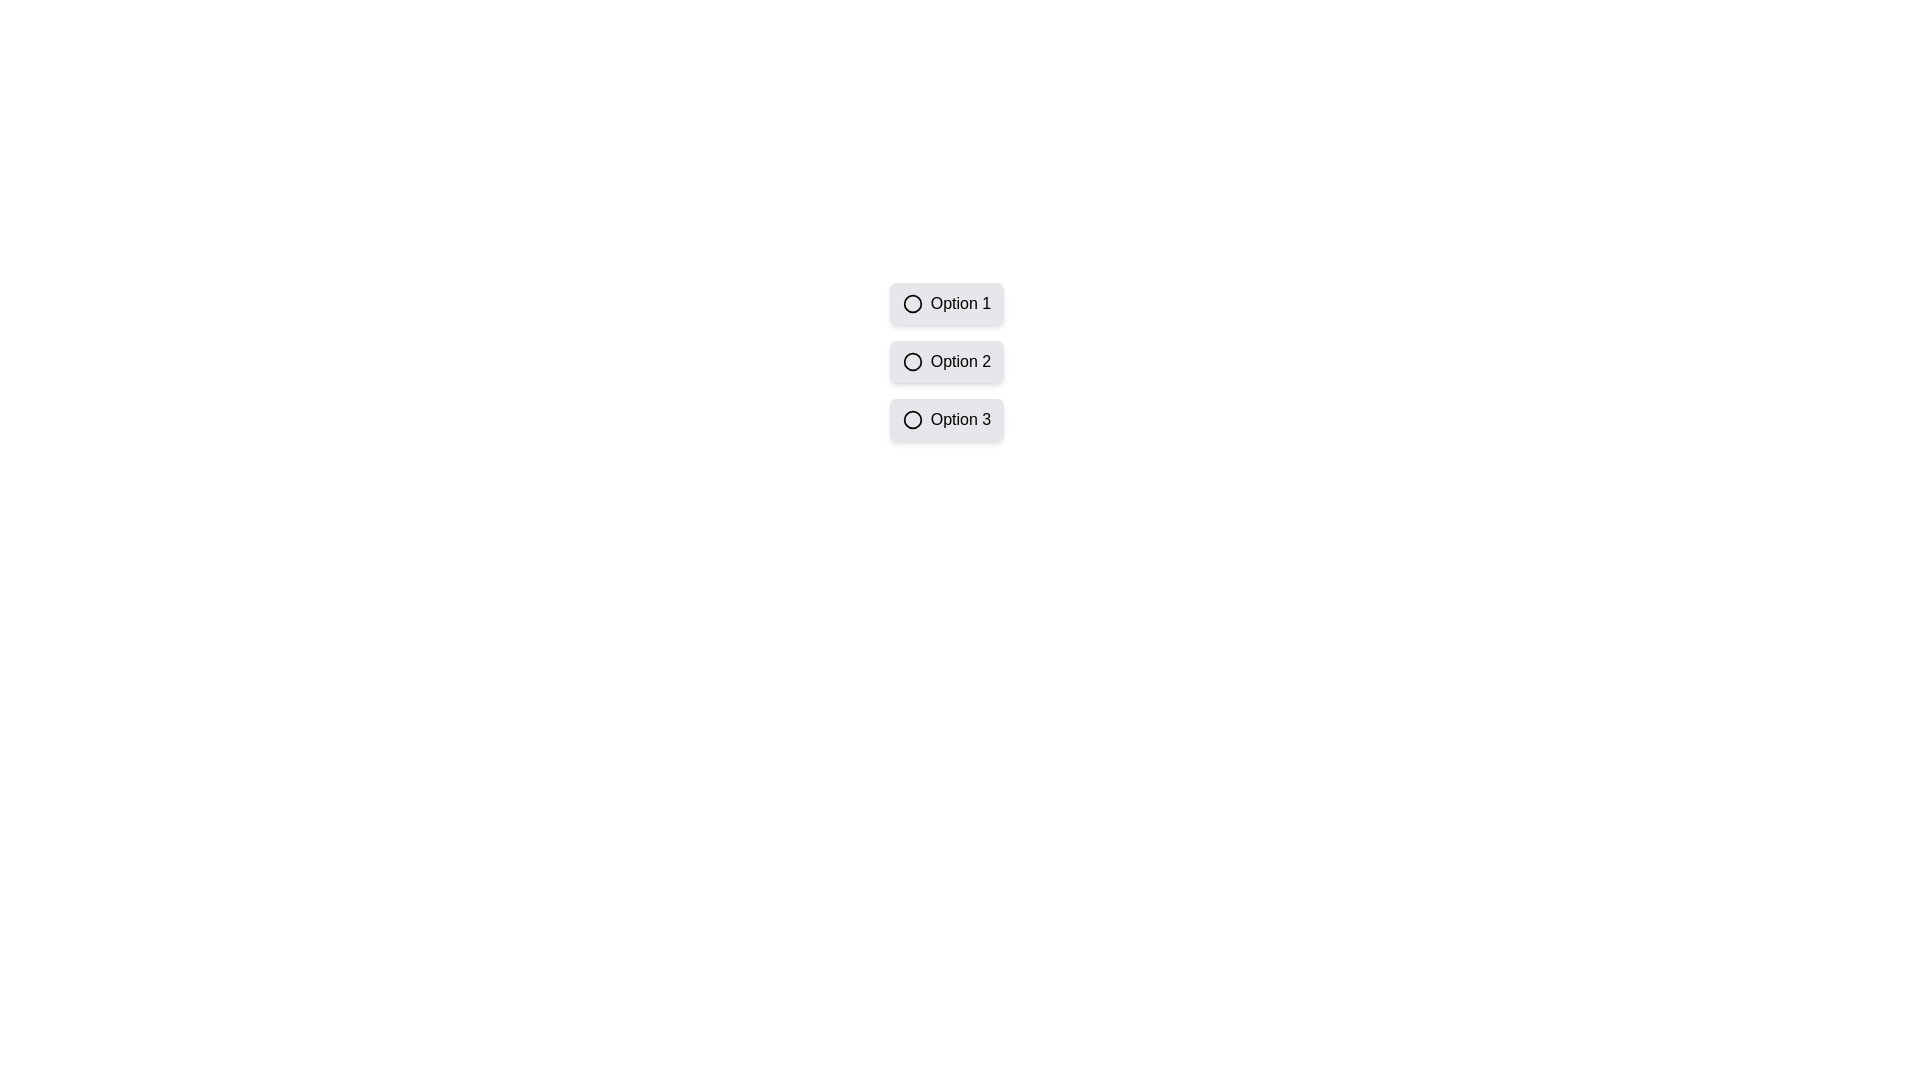 The width and height of the screenshot is (1920, 1080). Describe the element at coordinates (960, 419) in the screenshot. I see `the 'Option 3' text label` at that location.